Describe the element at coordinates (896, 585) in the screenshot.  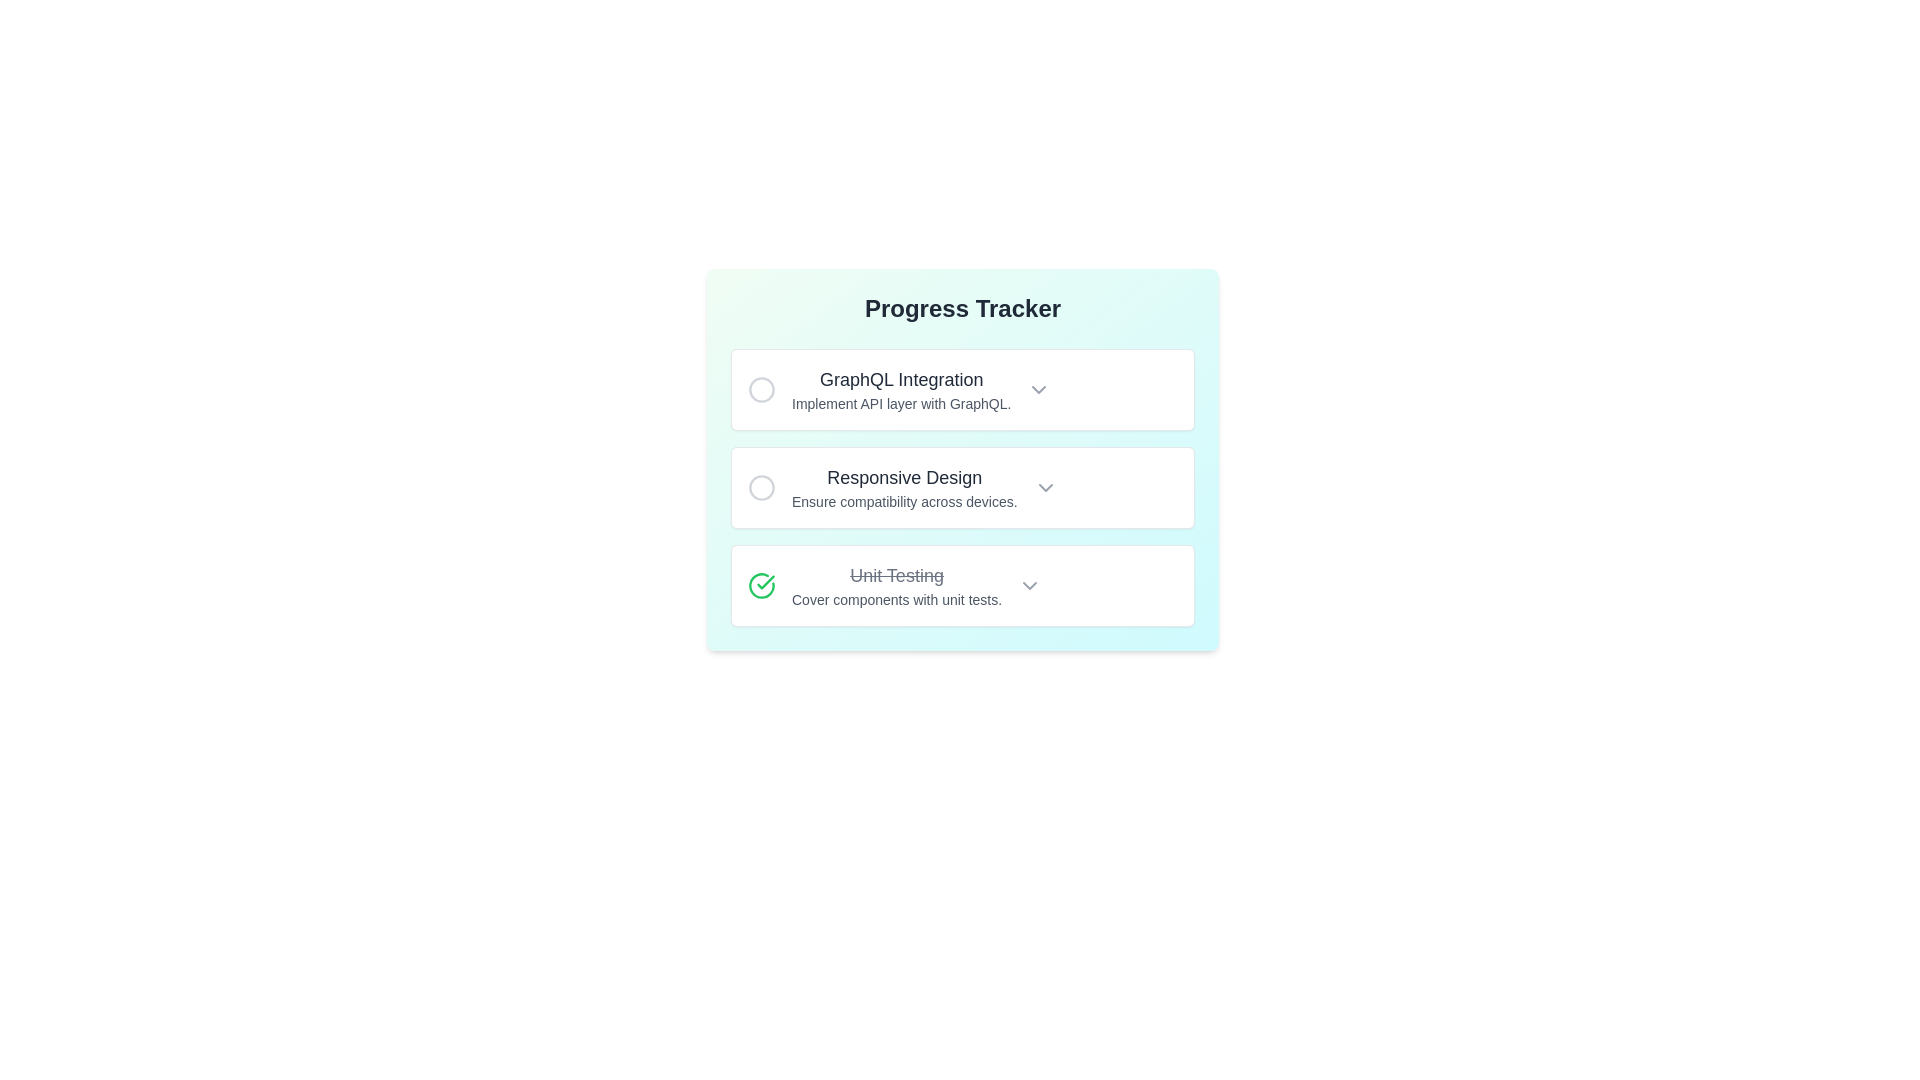
I see `the completed task text and label component in the progress tracker, which is the third task in the list and has a checkmark icon to its left` at that location.